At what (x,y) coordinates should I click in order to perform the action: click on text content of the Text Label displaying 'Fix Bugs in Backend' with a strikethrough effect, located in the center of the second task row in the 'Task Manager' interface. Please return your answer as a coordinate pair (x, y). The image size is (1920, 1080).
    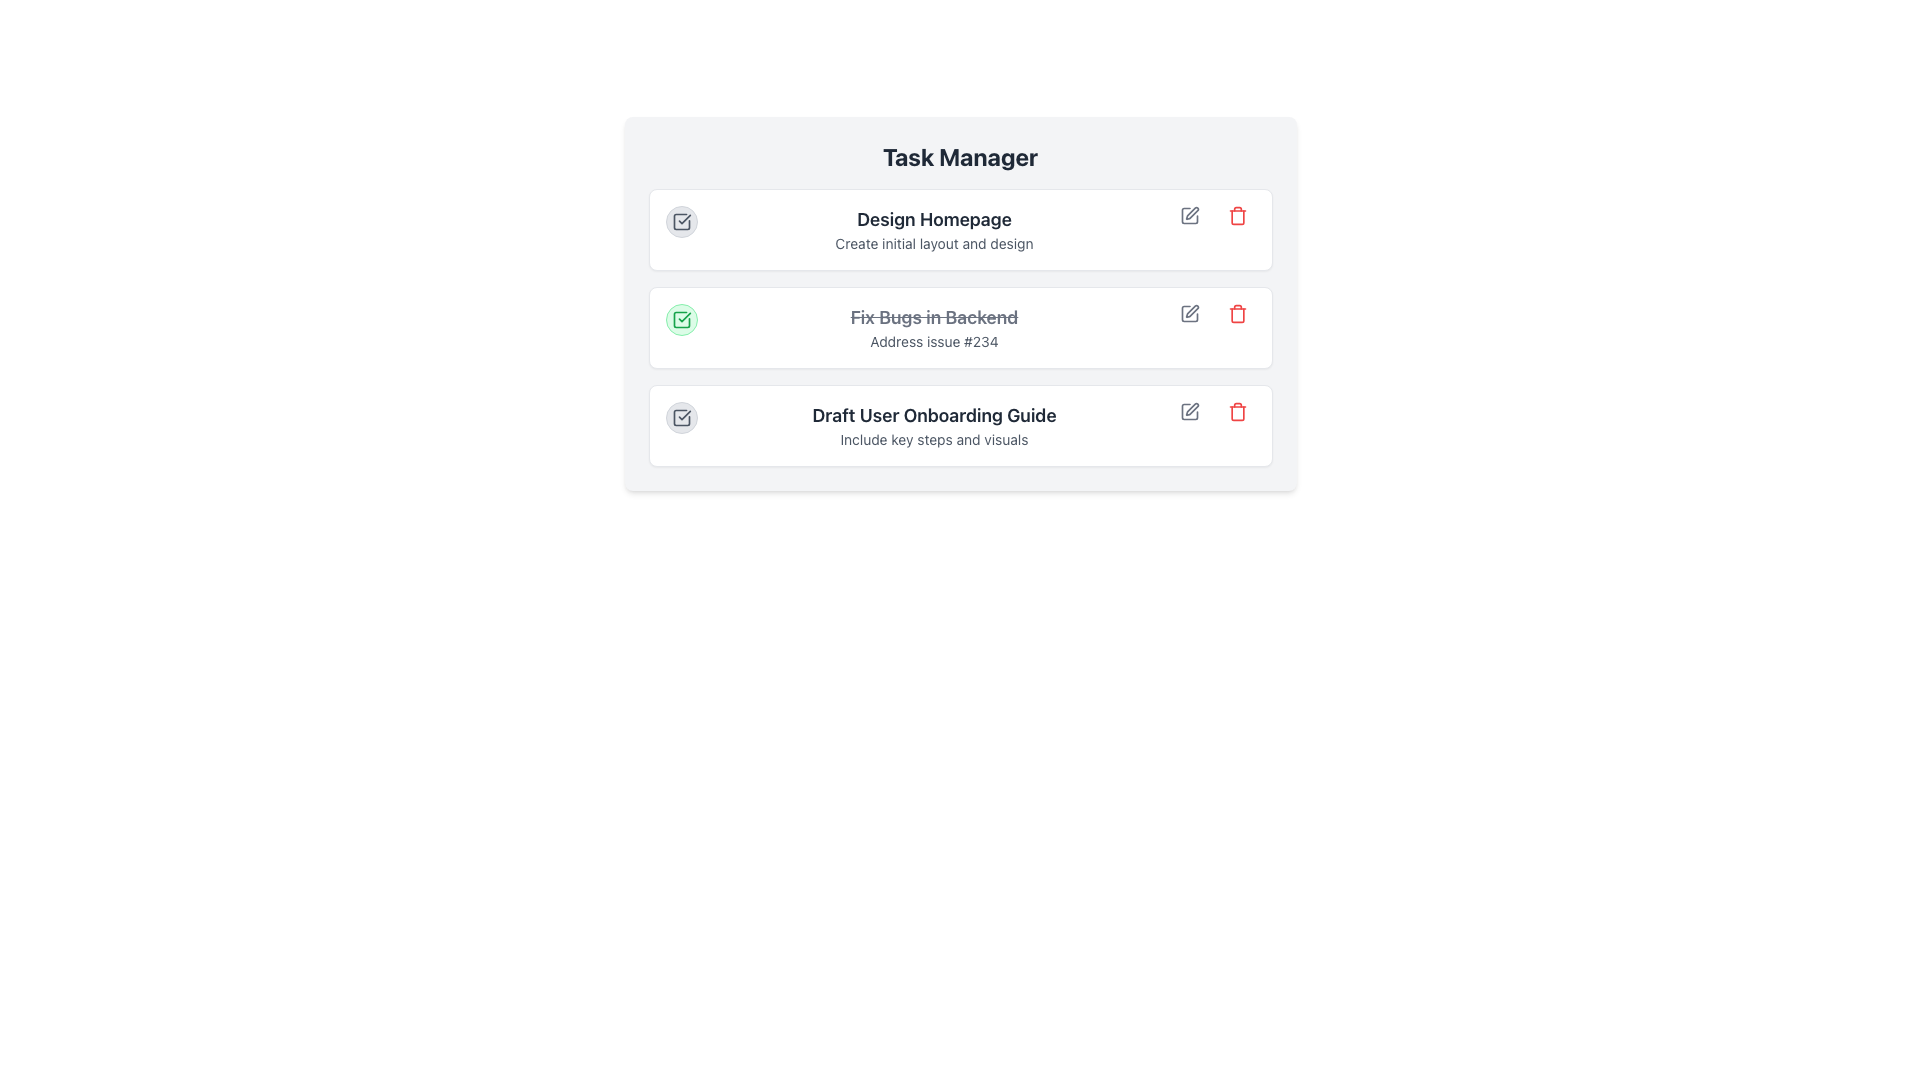
    Looking at the image, I should click on (933, 316).